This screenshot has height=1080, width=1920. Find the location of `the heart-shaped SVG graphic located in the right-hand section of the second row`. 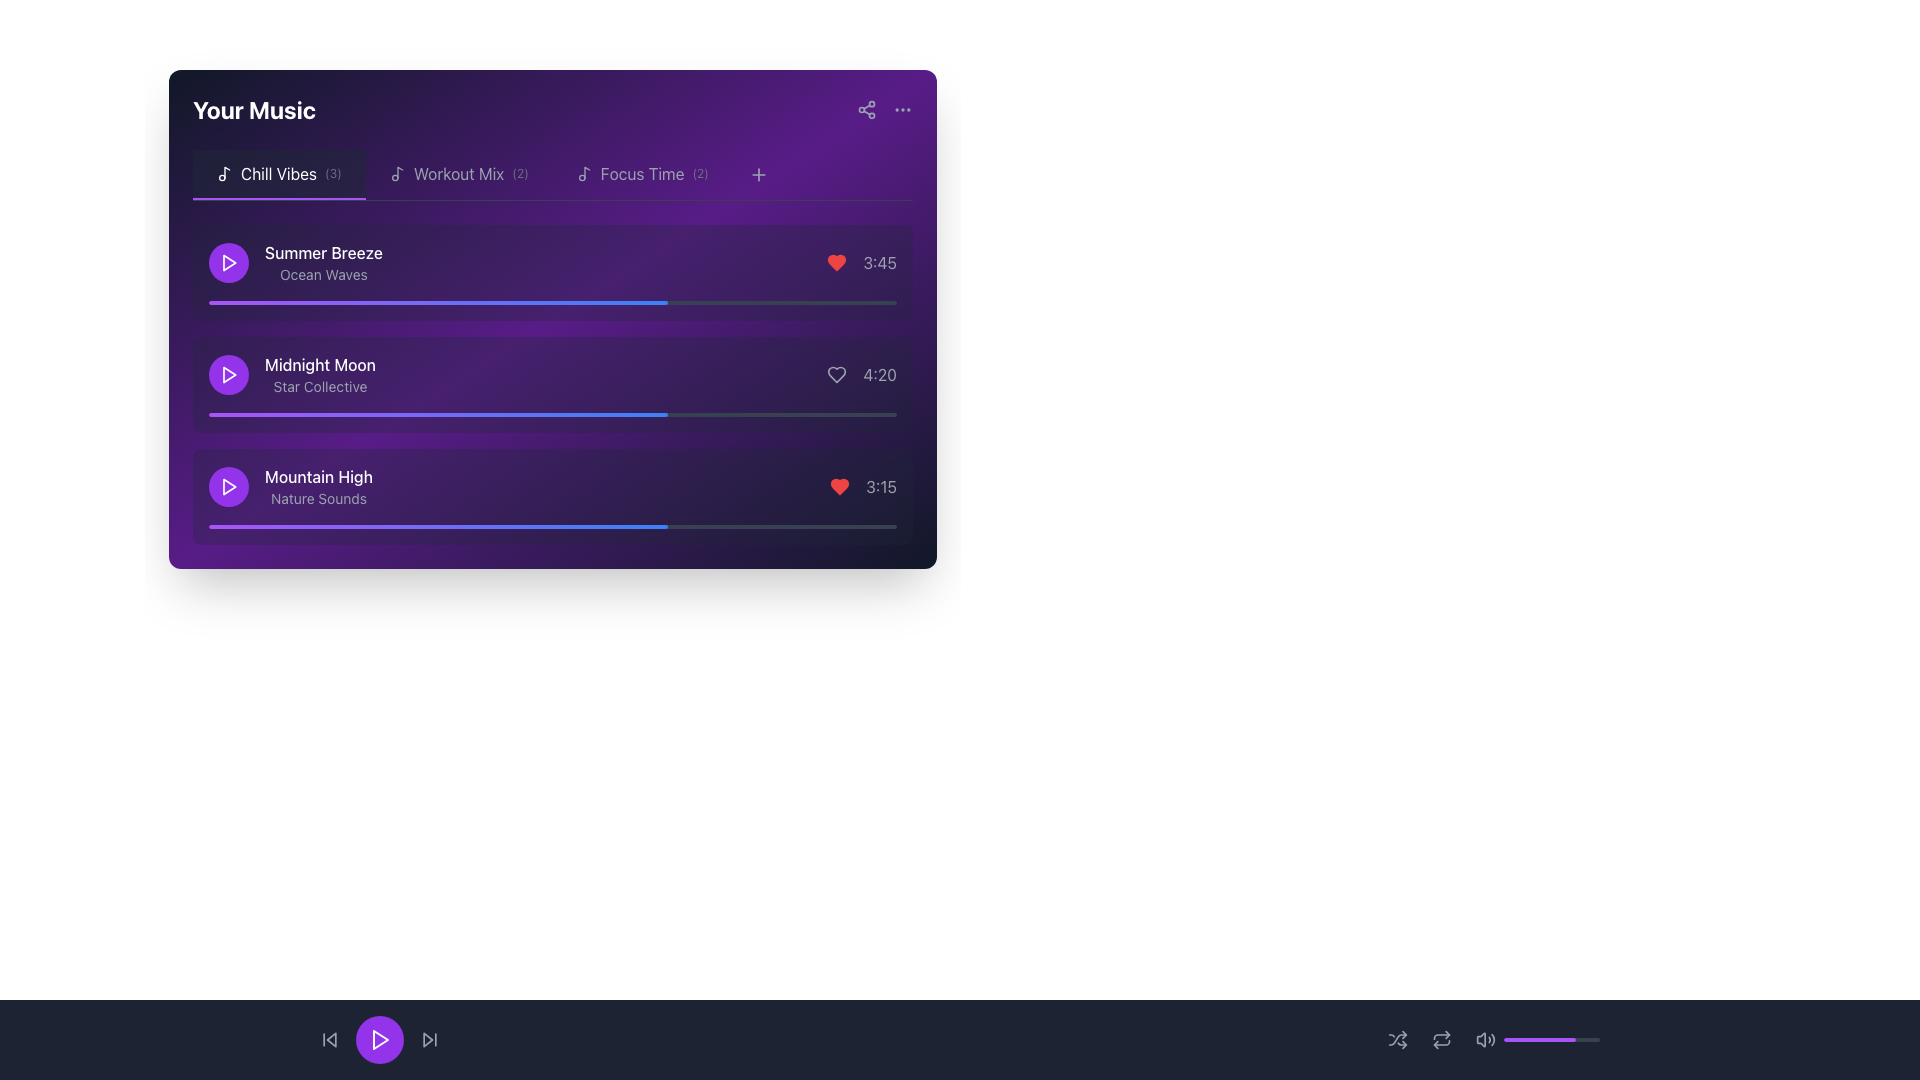

the heart-shaped SVG graphic located in the right-hand section of the second row is located at coordinates (837, 374).